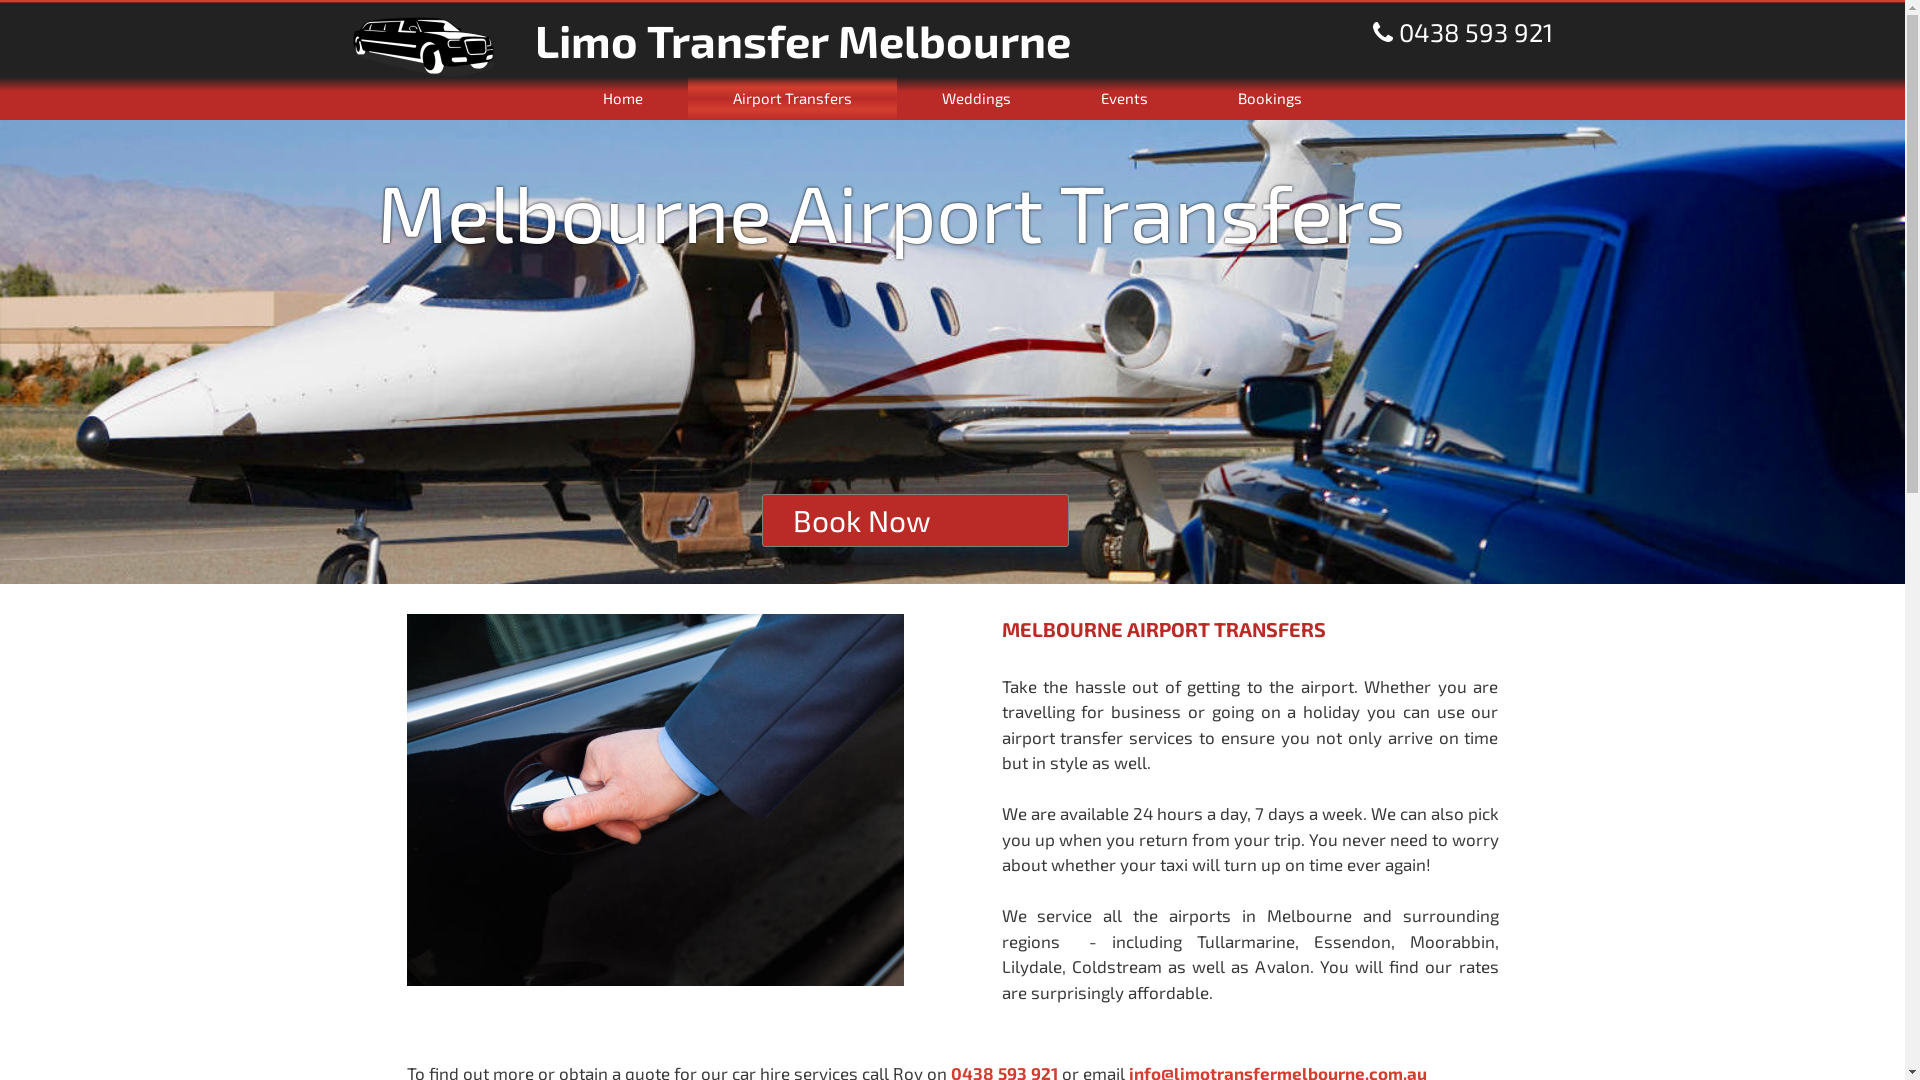  I want to click on 'Chauffeur's hand opening passenger door, so click(654, 799).